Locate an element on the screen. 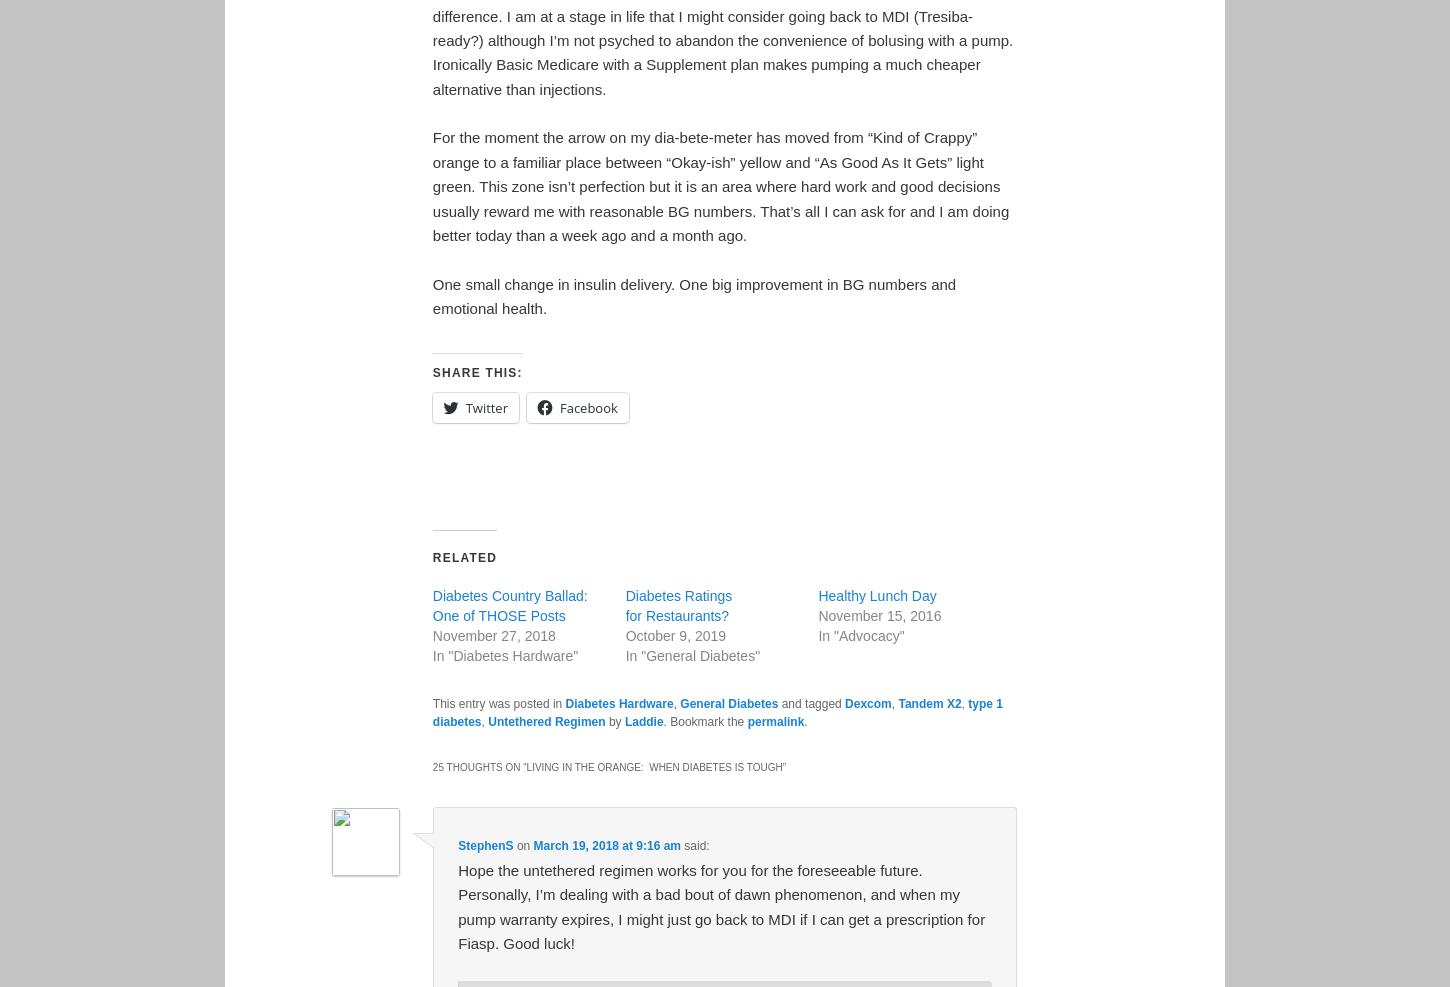 The image size is (1450, 987). 'Dexcom' is located at coordinates (866, 703).